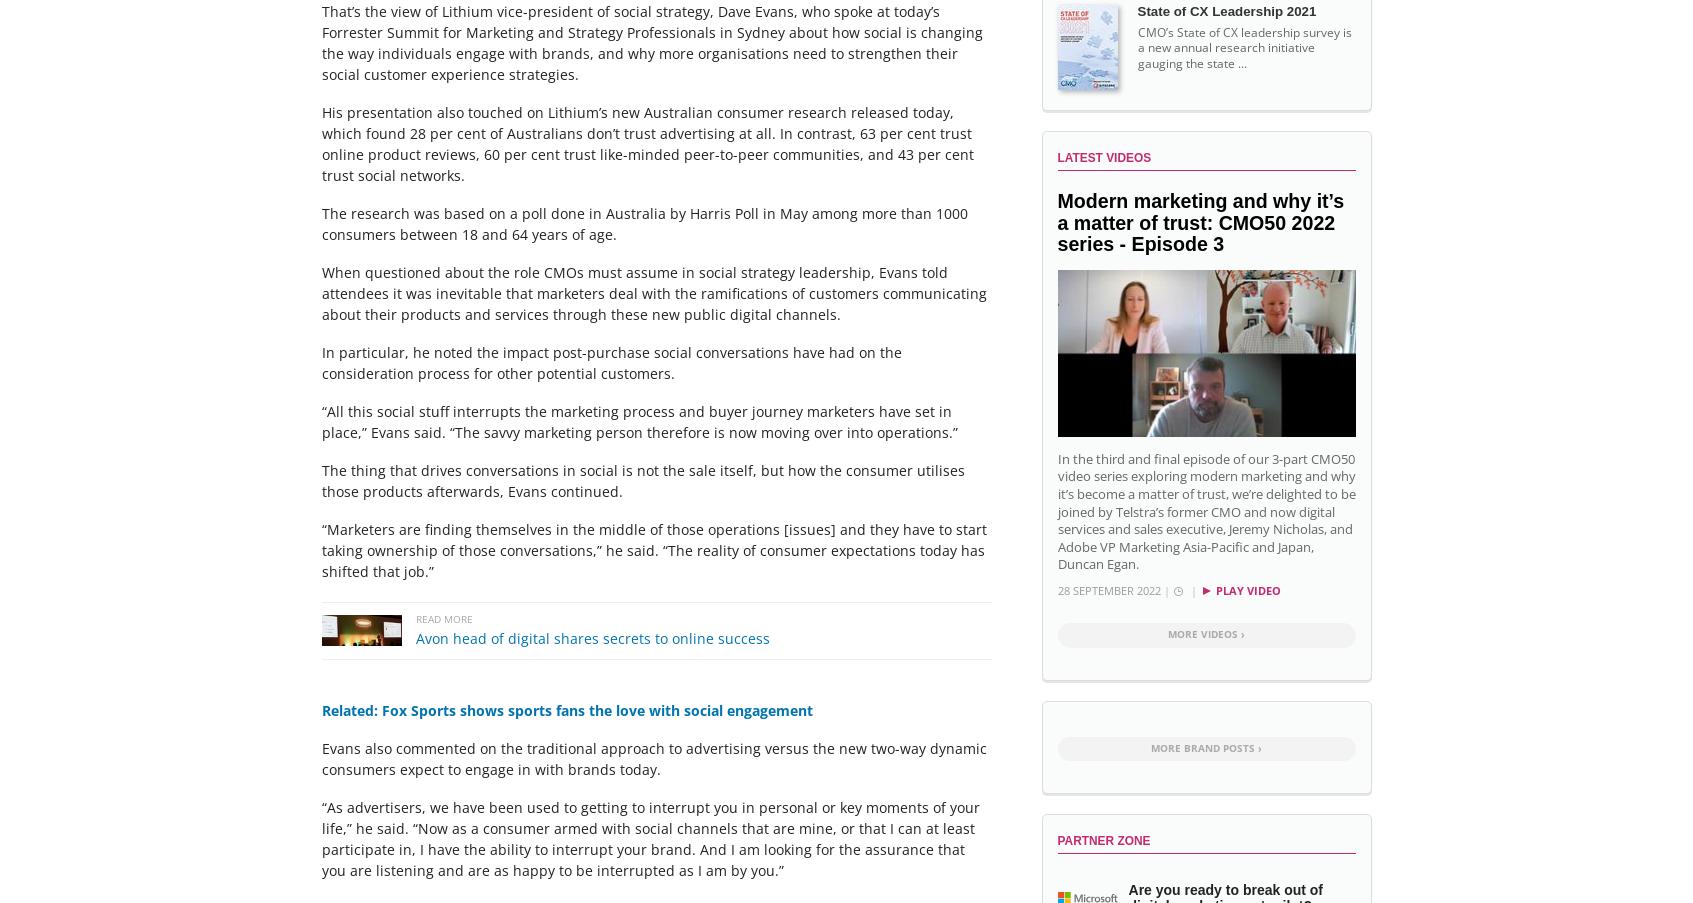 This screenshot has height=903, width=1693. Describe the element at coordinates (1202, 633) in the screenshot. I see `'More Videos'` at that location.